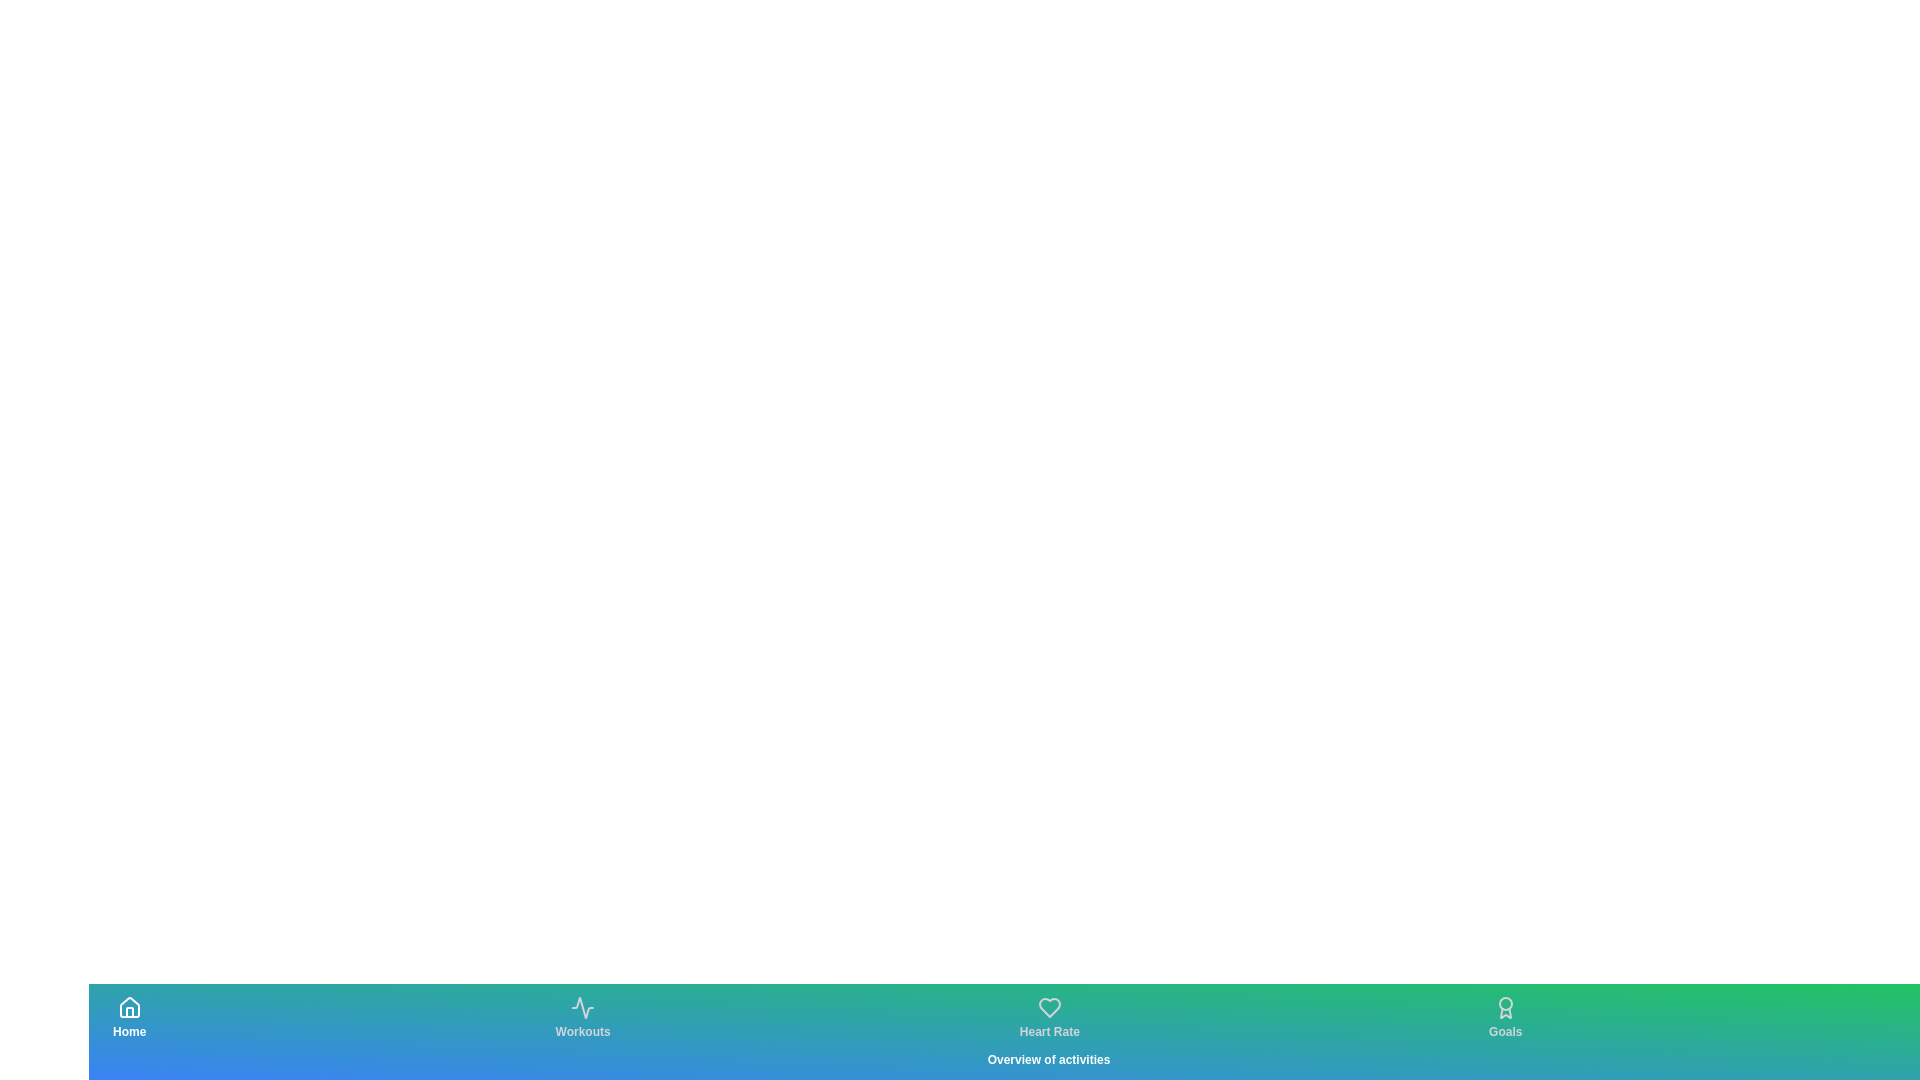 The width and height of the screenshot is (1920, 1080). What do you see at coordinates (582, 1018) in the screenshot?
I see `the Workouts tab to switch to its section` at bounding box center [582, 1018].